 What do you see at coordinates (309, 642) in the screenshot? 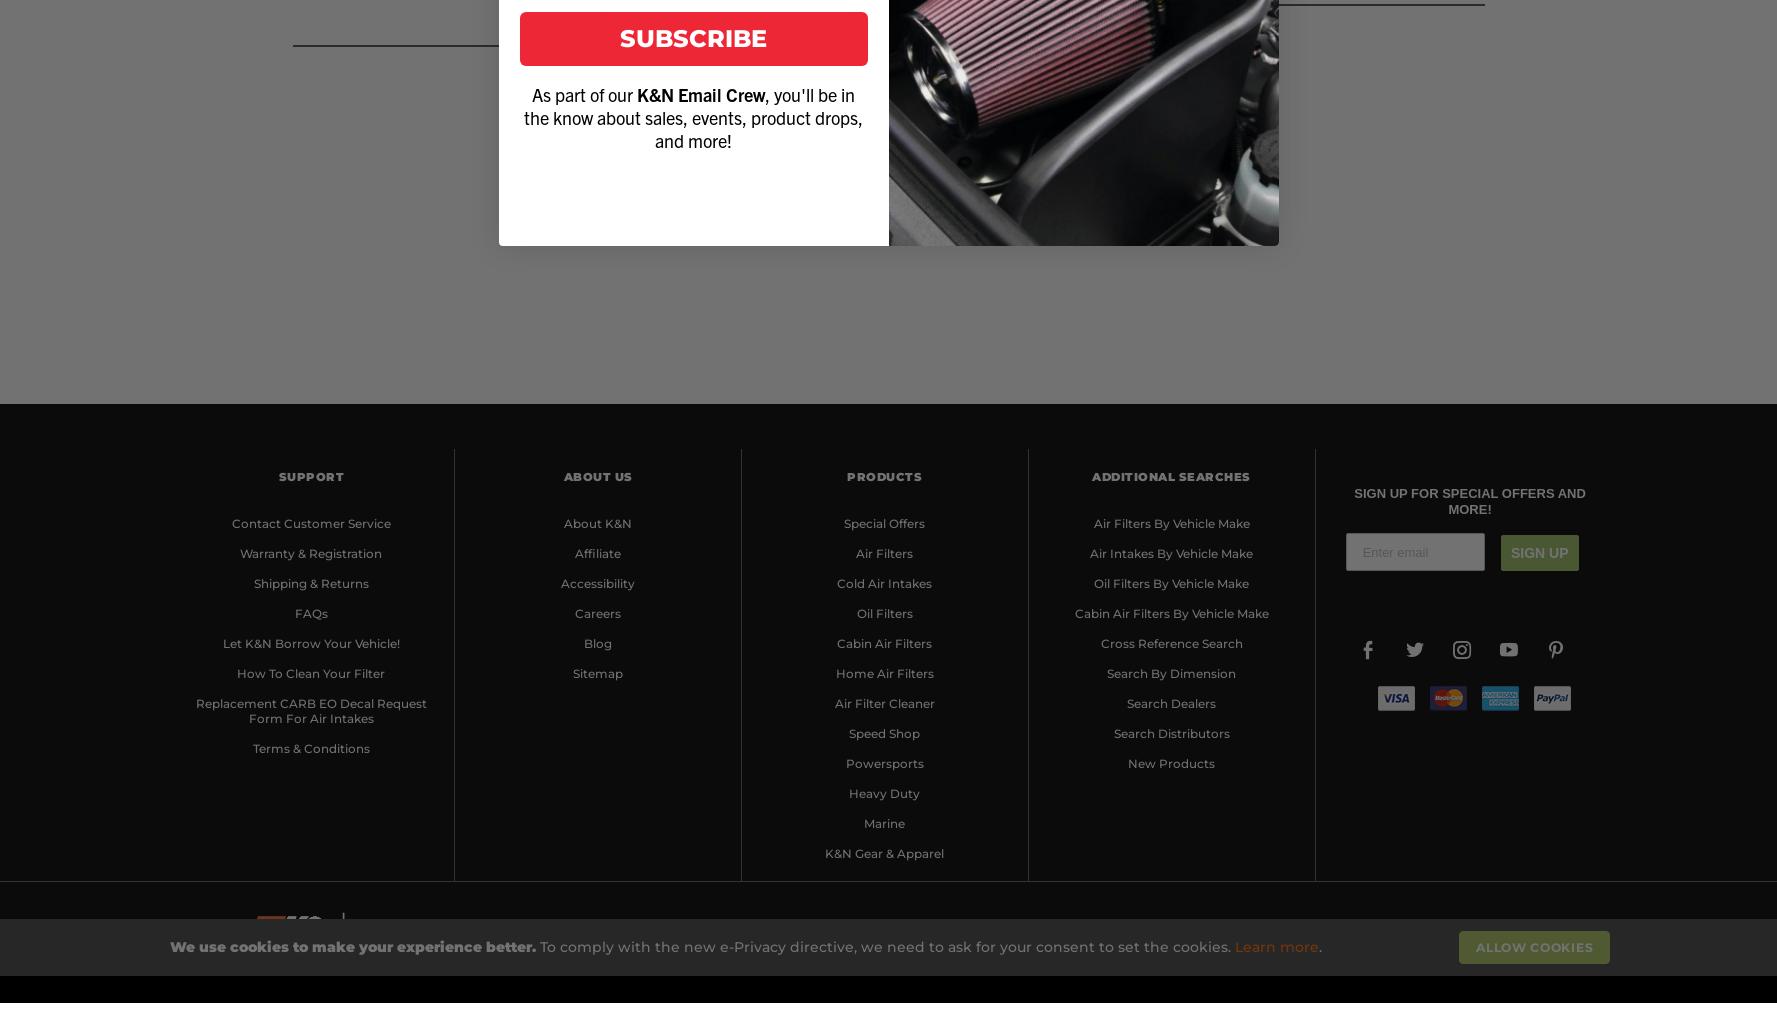
I see `'Let K&N Borrow Your Vehicle!'` at bounding box center [309, 642].